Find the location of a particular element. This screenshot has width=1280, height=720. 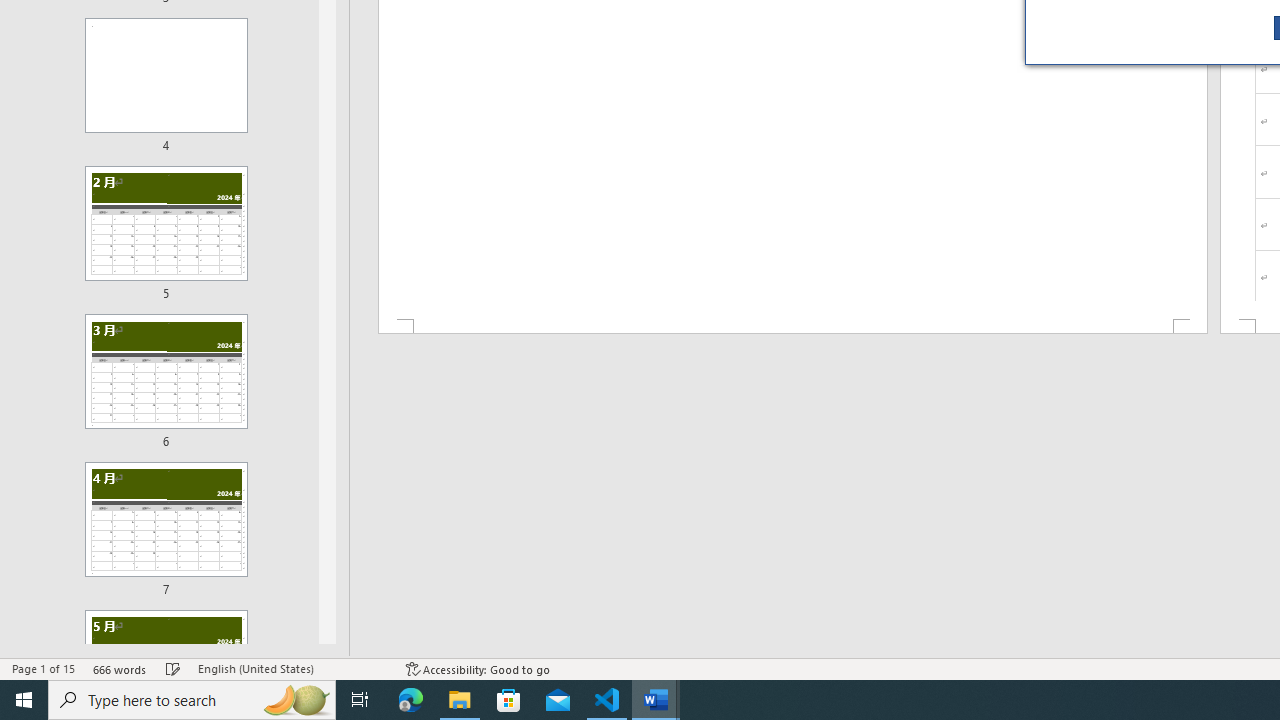

'Task View' is located at coordinates (359, 698).